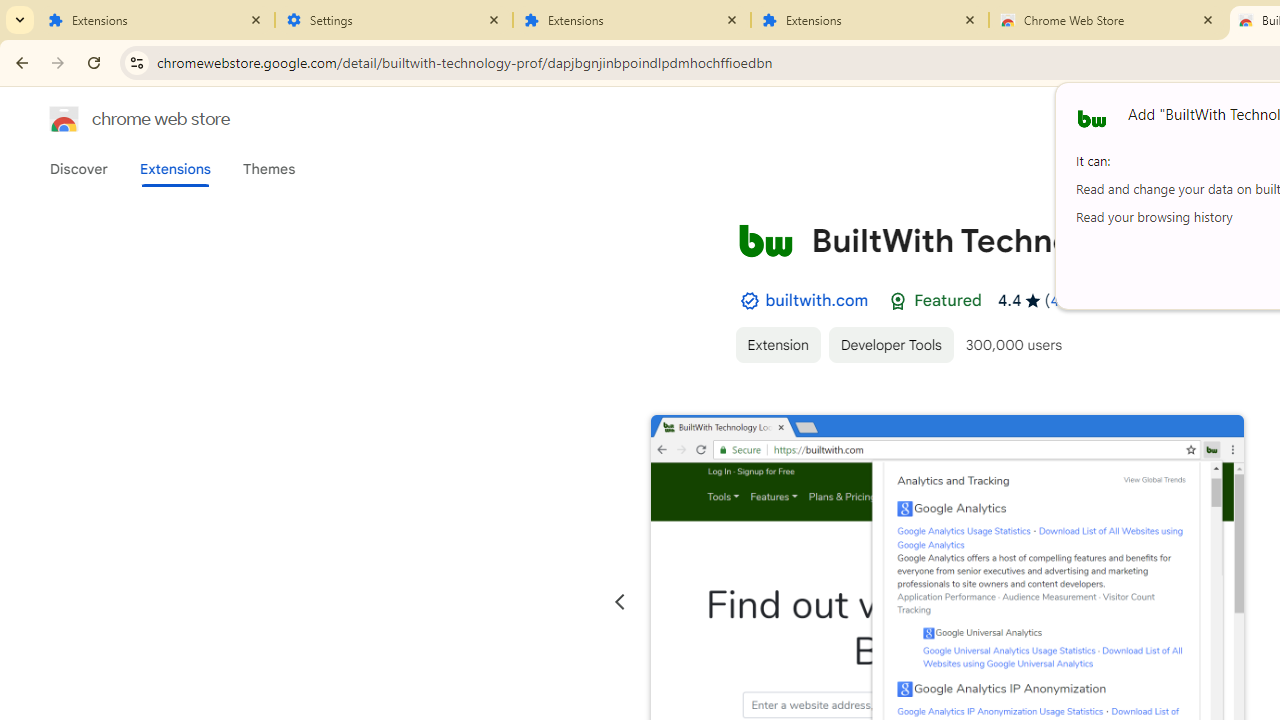 Image resolution: width=1280 pixels, height=720 pixels. I want to click on 'Chrome Web Store', so click(1107, 20).